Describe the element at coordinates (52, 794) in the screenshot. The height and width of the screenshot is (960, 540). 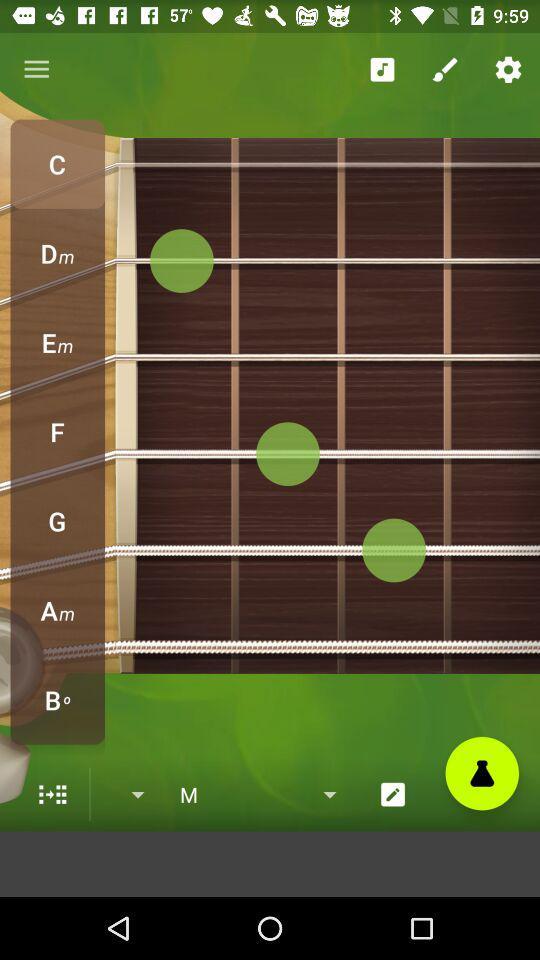
I see `menu page` at that location.